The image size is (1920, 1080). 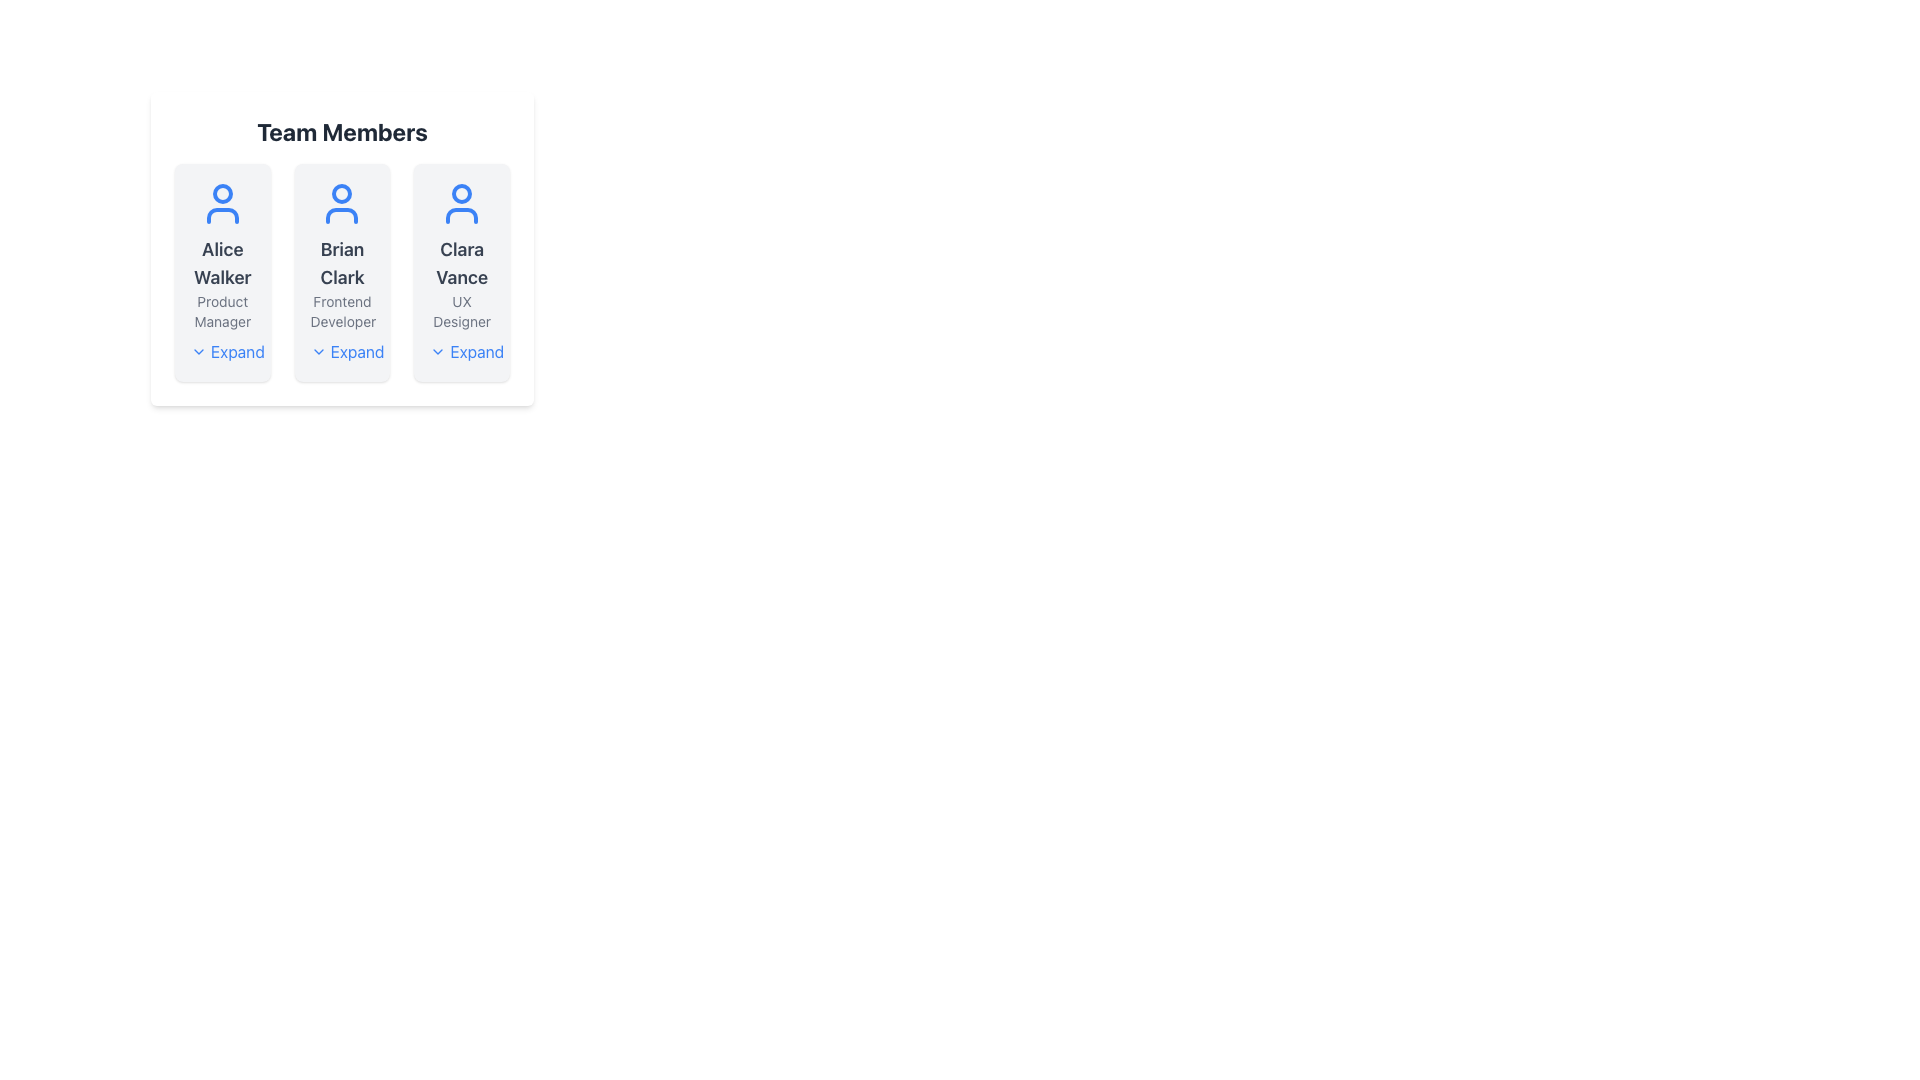 What do you see at coordinates (222, 216) in the screenshot?
I see `the decorative SVG component representing the user figure above the name 'Alice Walker' in the Team Members section` at bounding box center [222, 216].